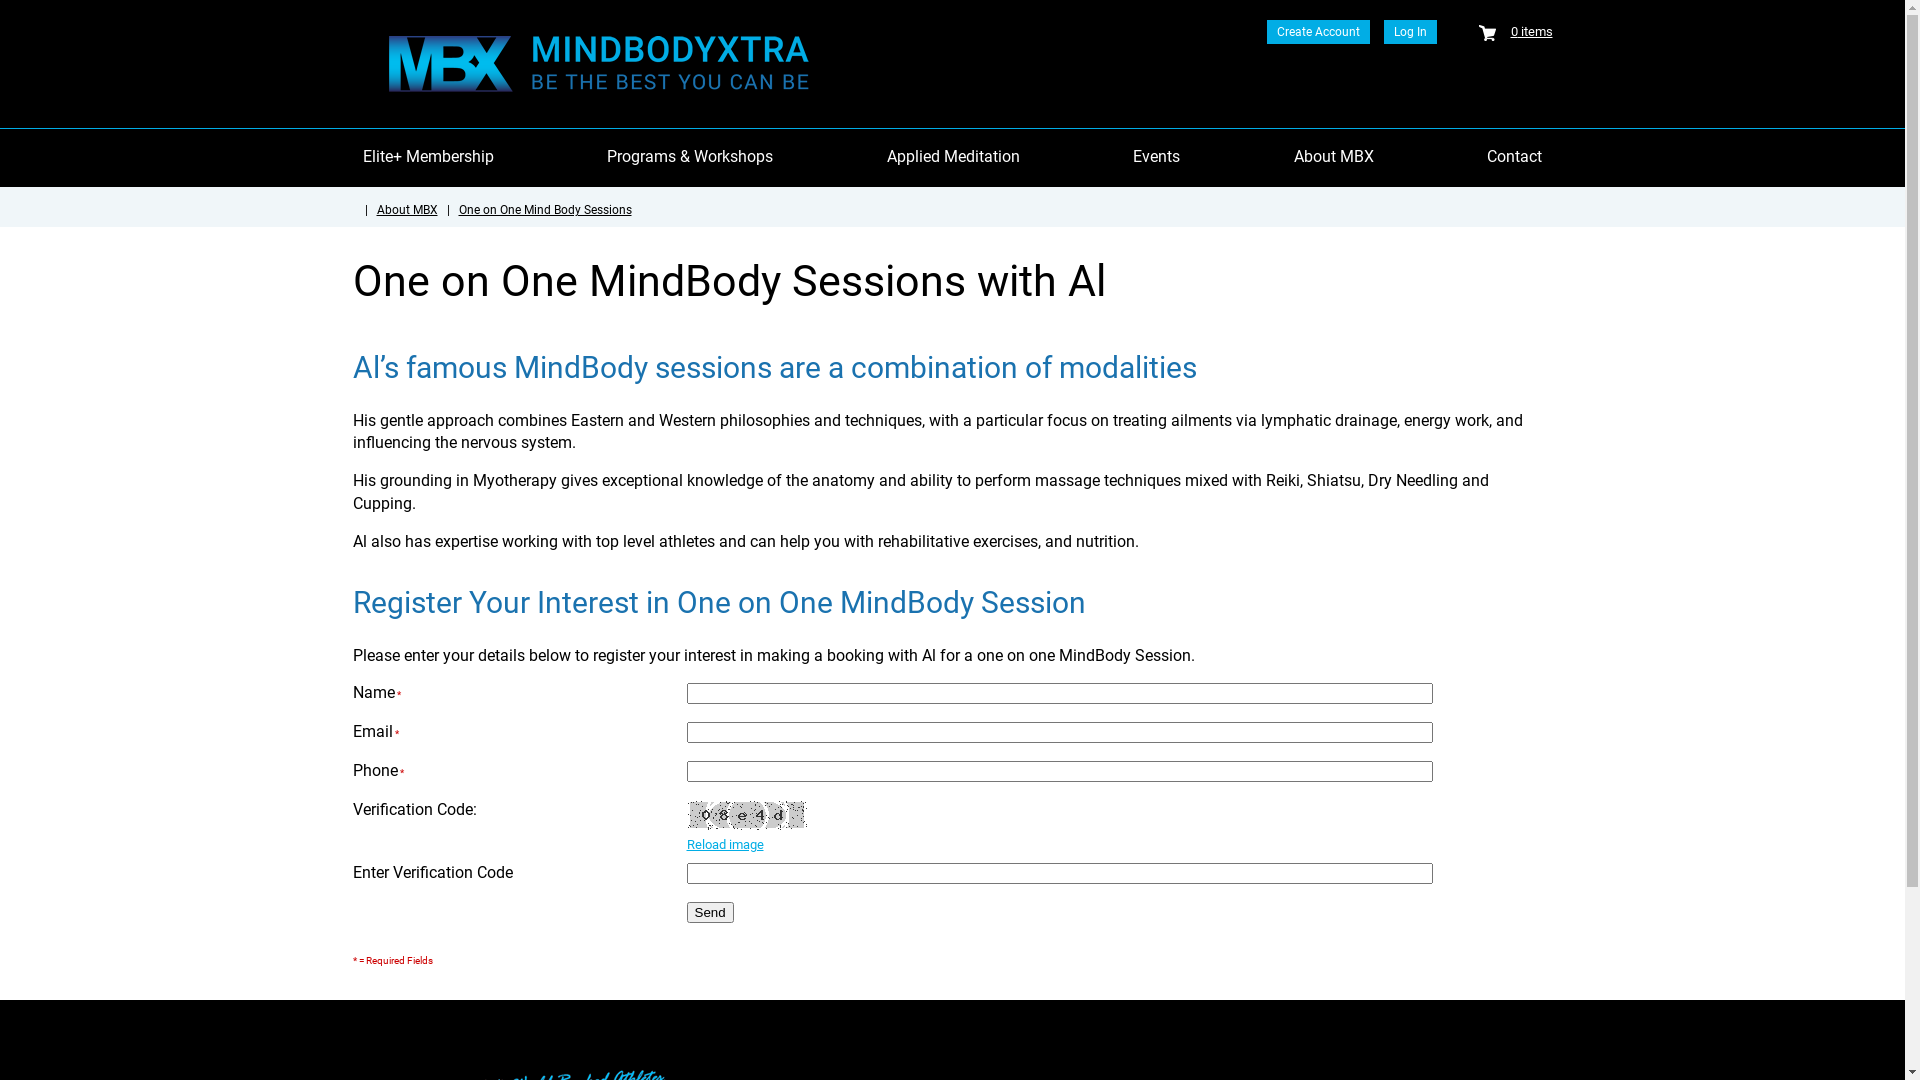  What do you see at coordinates (1317, 31) in the screenshot?
I see `'Create Account'` at bounding box center [1317, 31].